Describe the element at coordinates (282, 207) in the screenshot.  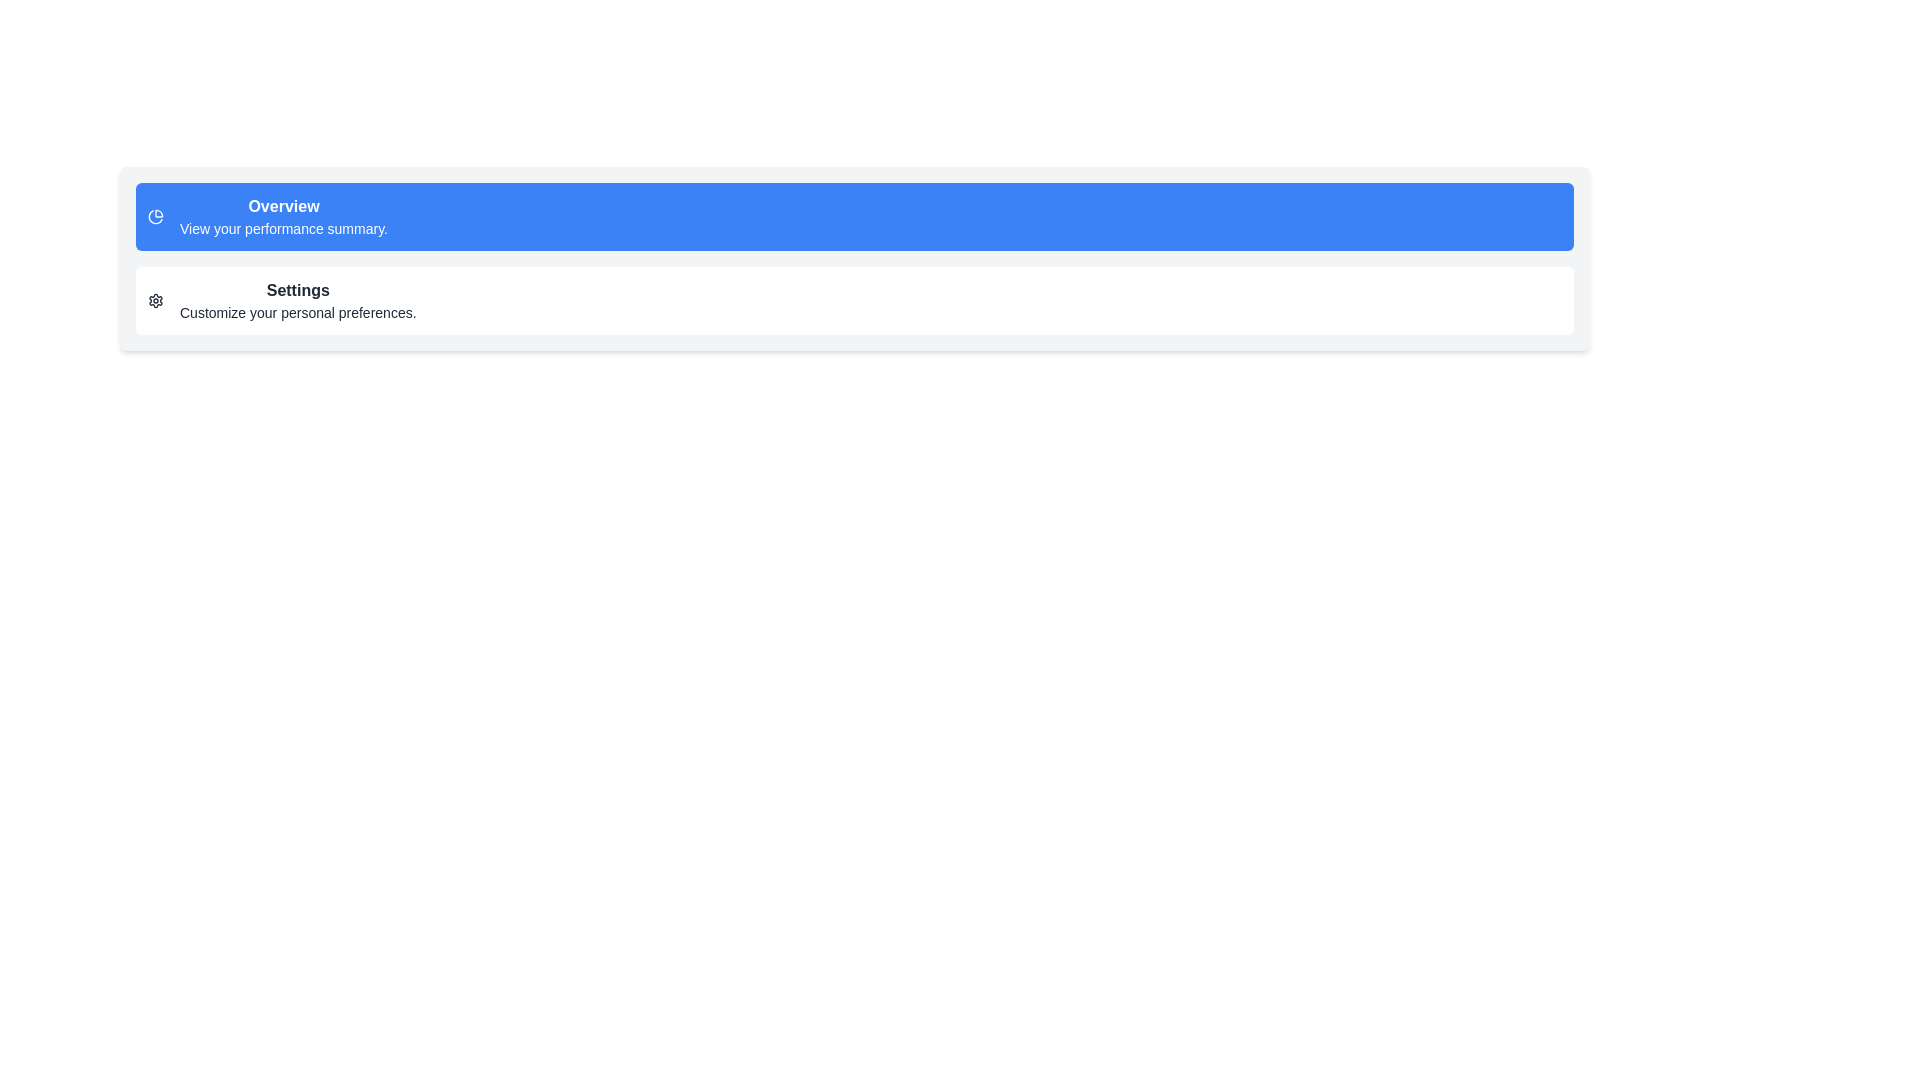
I see `the header text element that provides a concise summary of the section's content, located above the 'View your performance summary.' text` at that location.